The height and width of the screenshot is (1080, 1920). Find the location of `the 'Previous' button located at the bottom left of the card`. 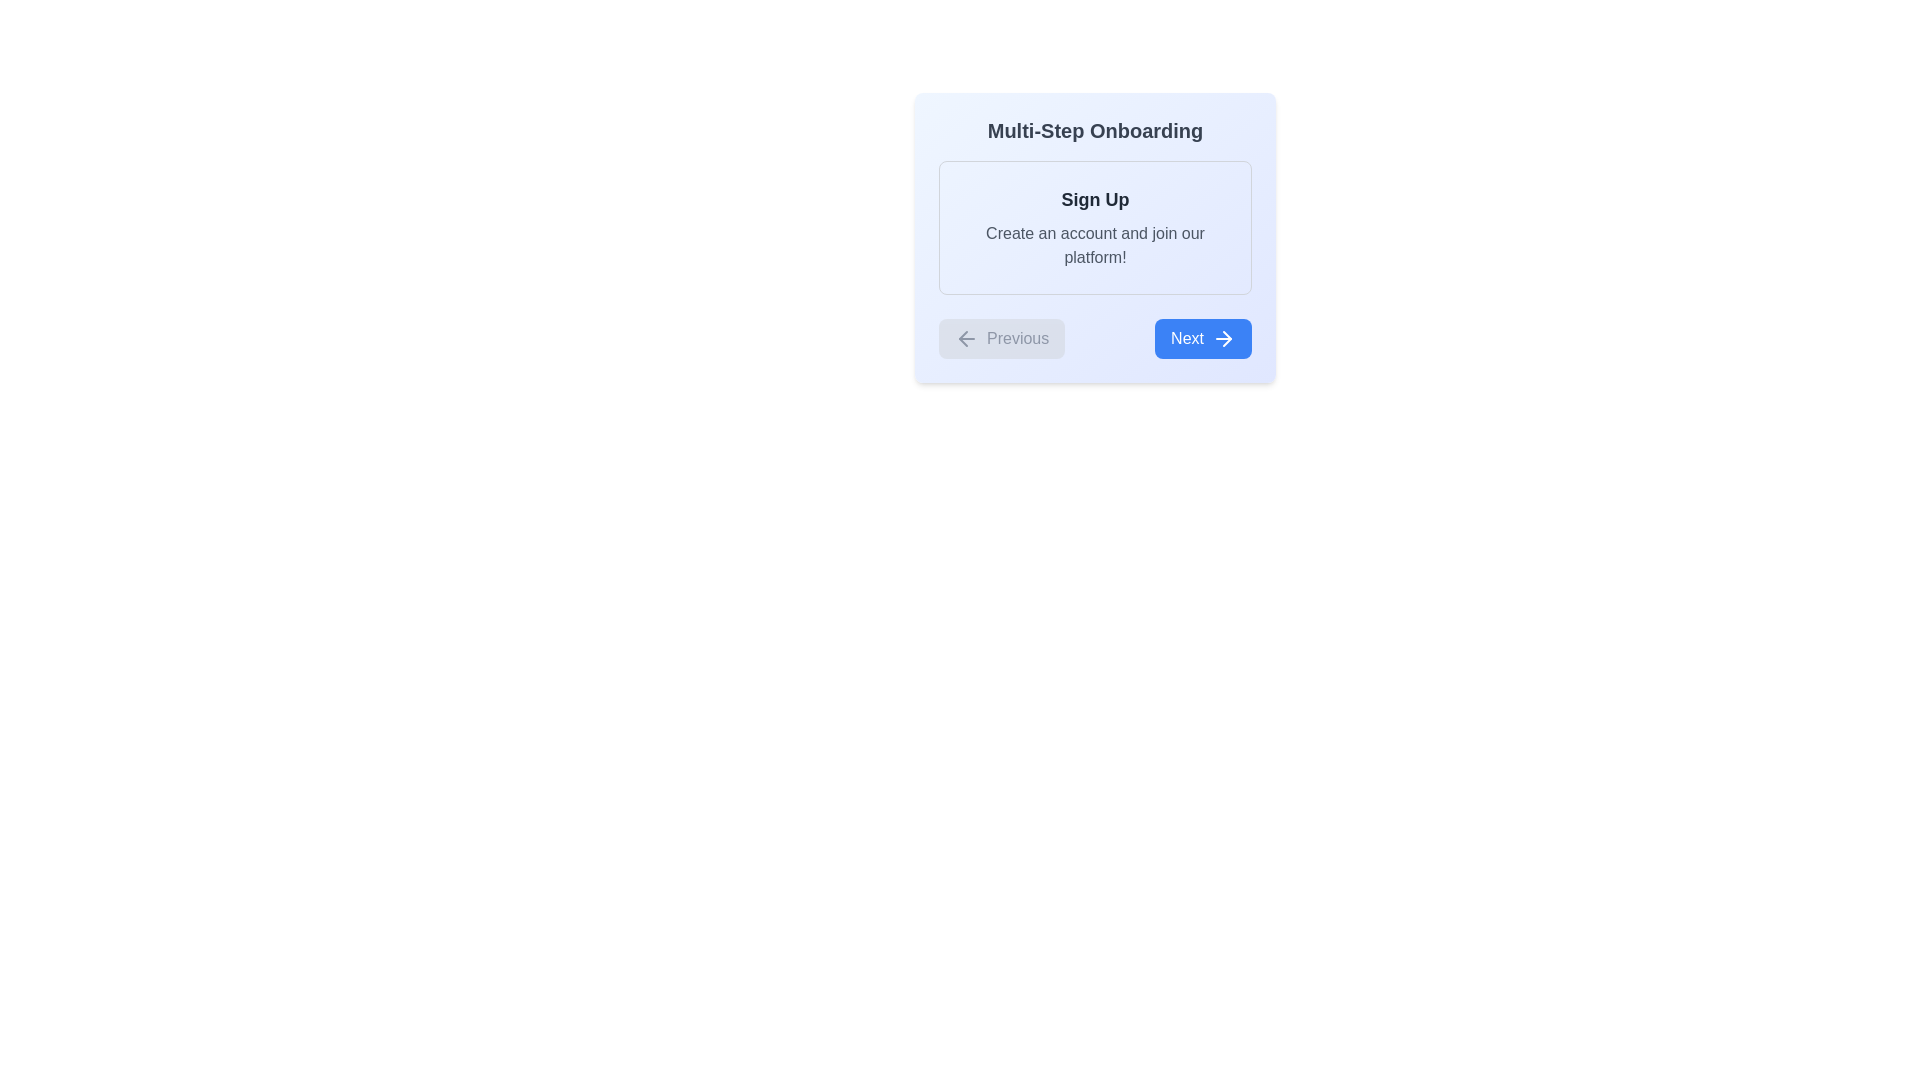

the 'Previous' button located at the bottom left of the card is located at coordinates (1002, 338).